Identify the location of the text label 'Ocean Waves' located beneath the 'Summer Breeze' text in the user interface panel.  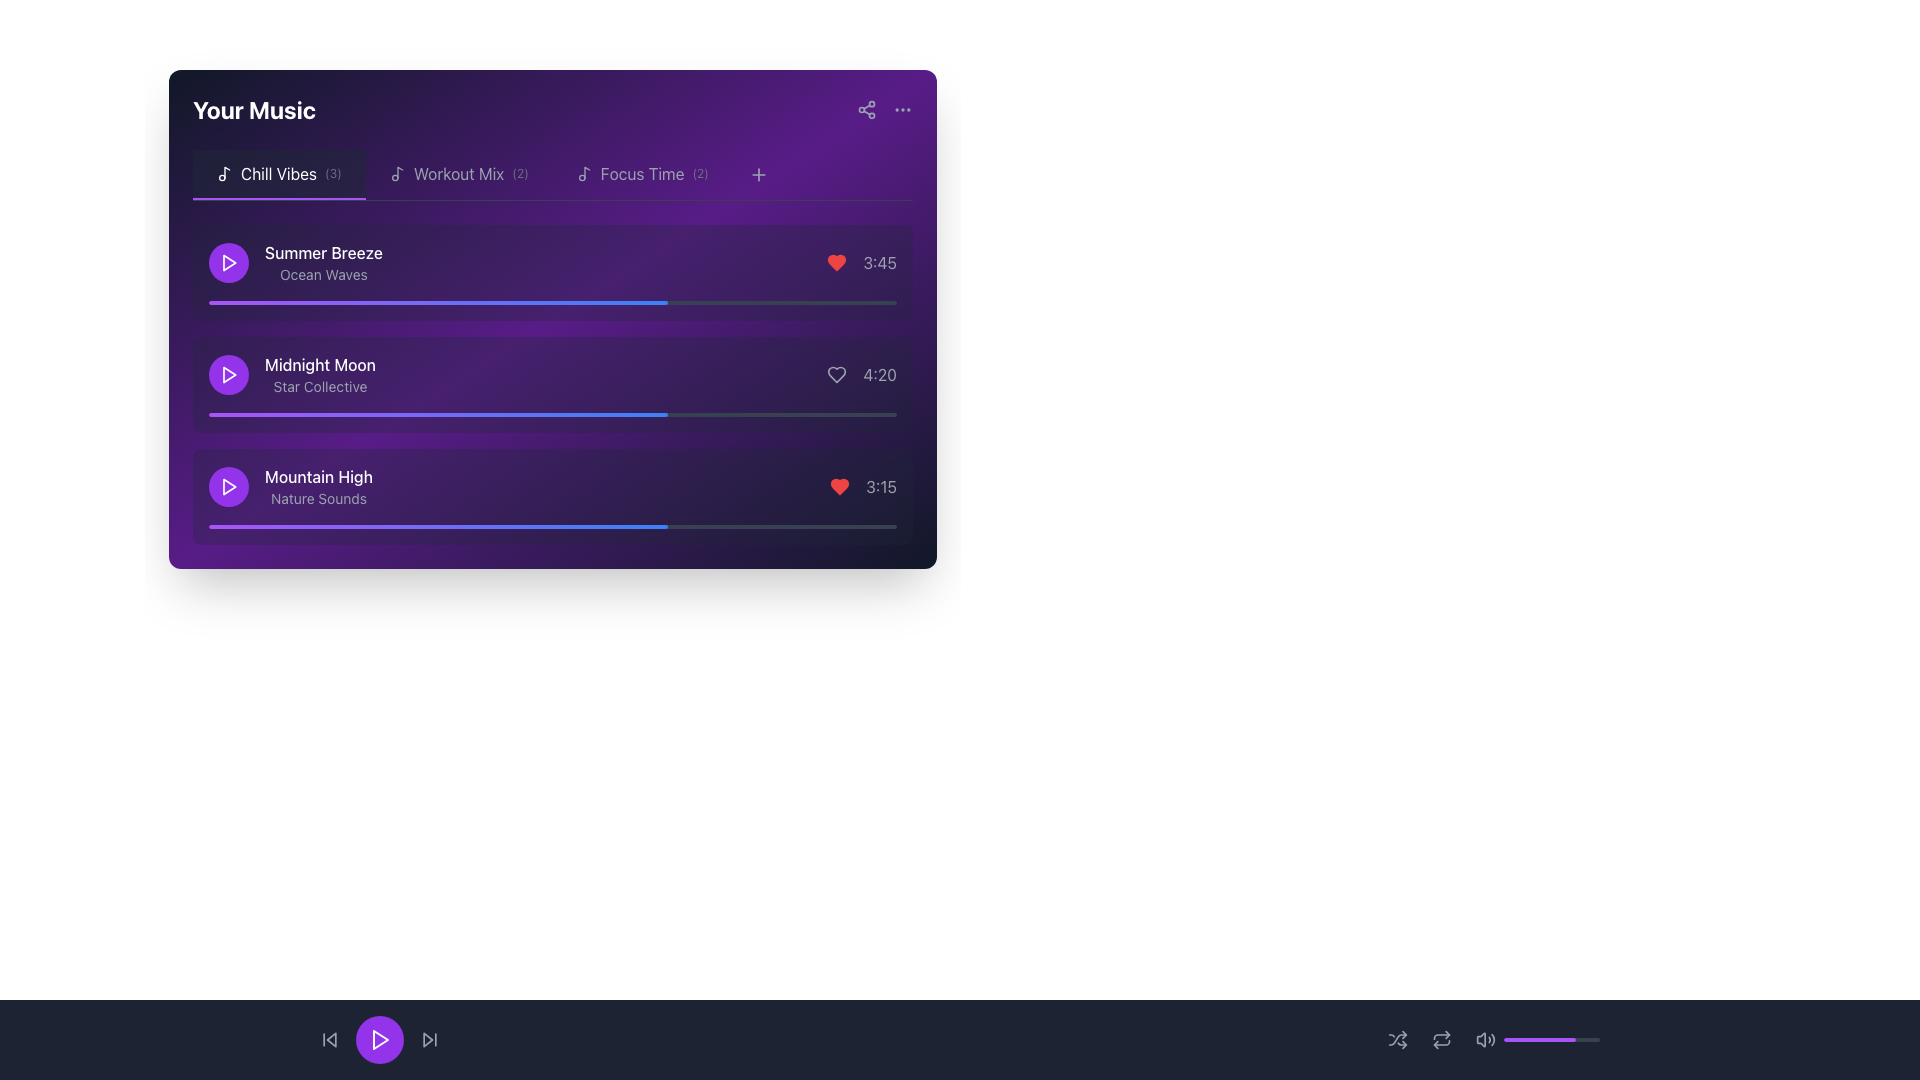
(323, 274).